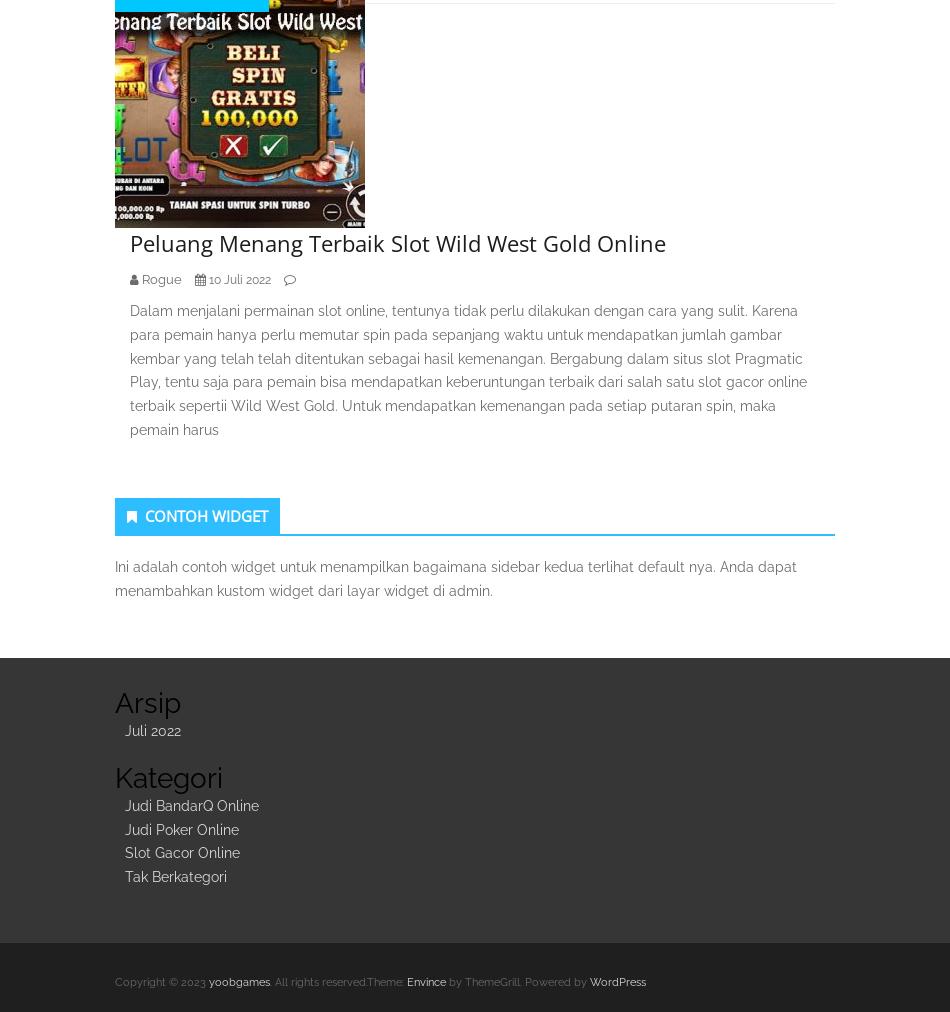  What do you see at coordinates (169, 776) in the screenshot?
I see `'Kategori'` at bounding box center [169, 776].